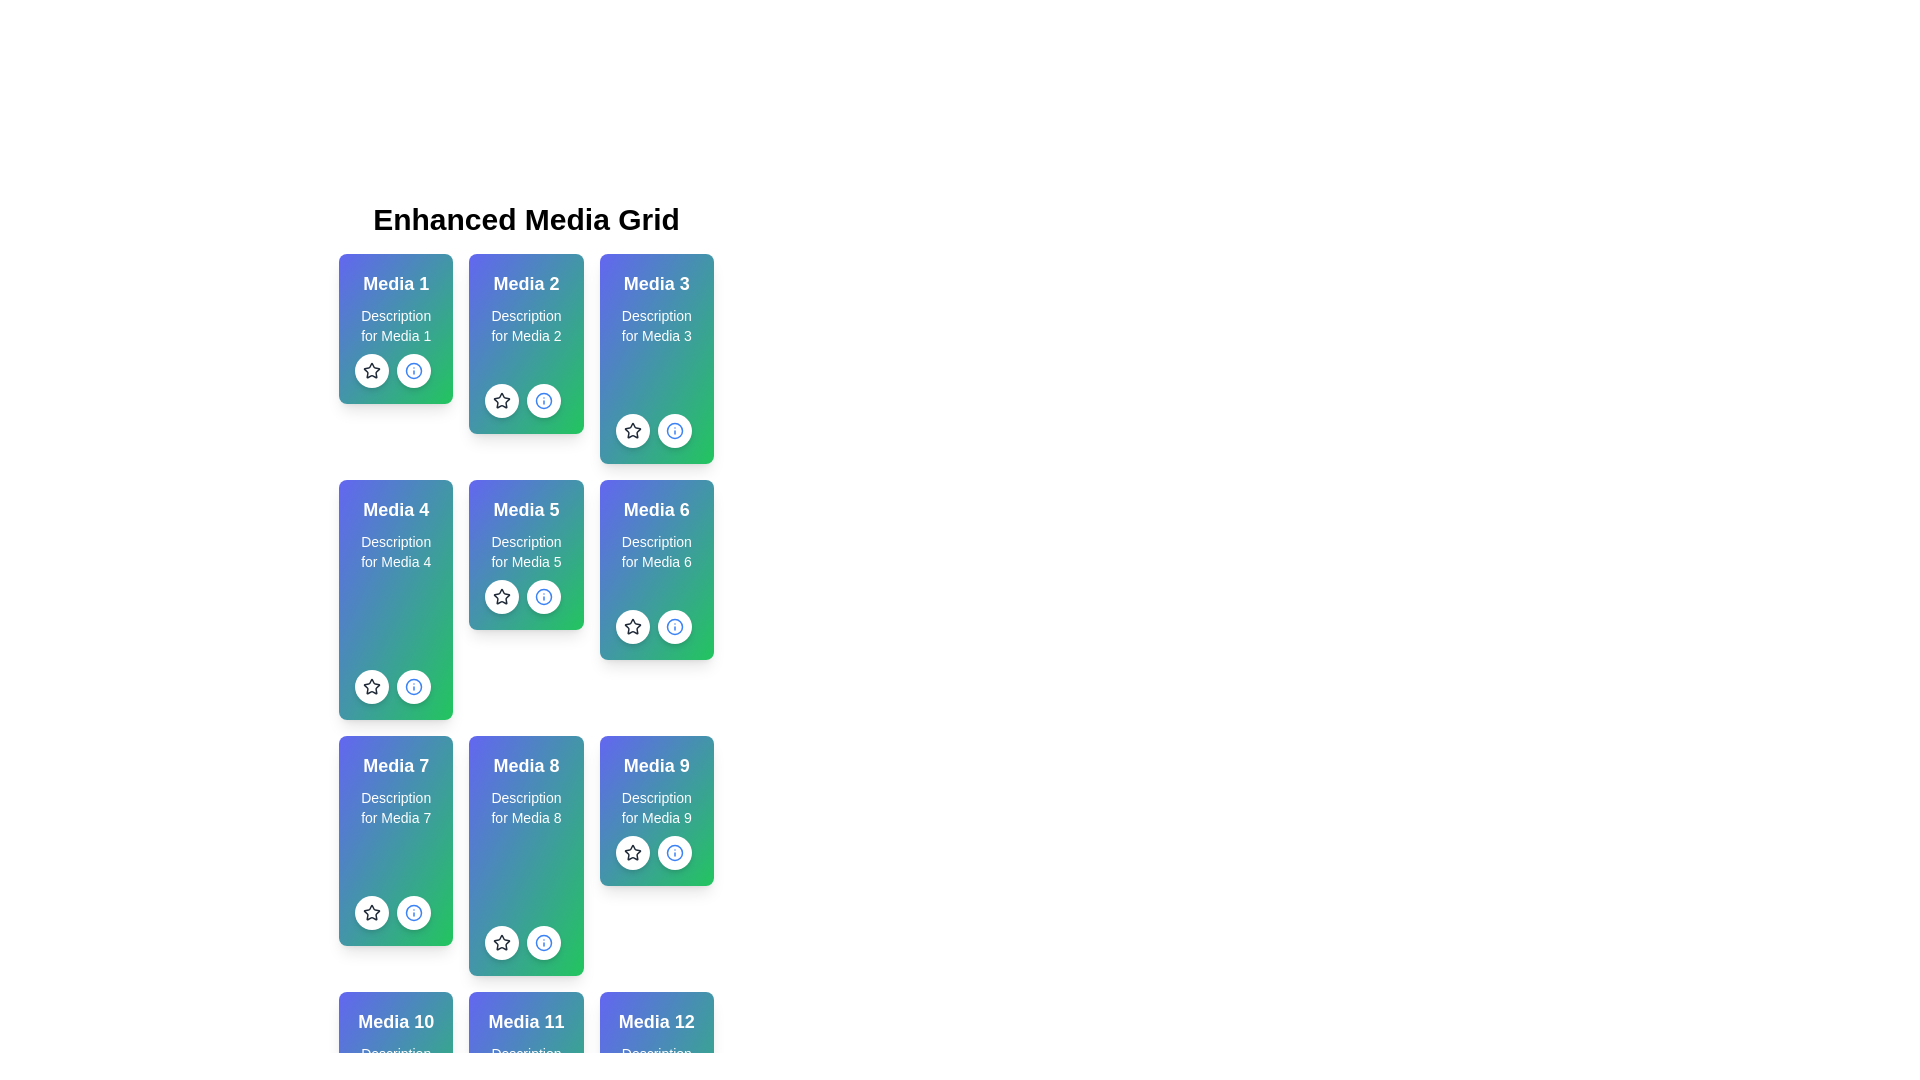  I want to click on the 'Media 9' text label, which serves as a title within the Enhanced Media Grid, located in the third column of the third row, so click(656, 765).